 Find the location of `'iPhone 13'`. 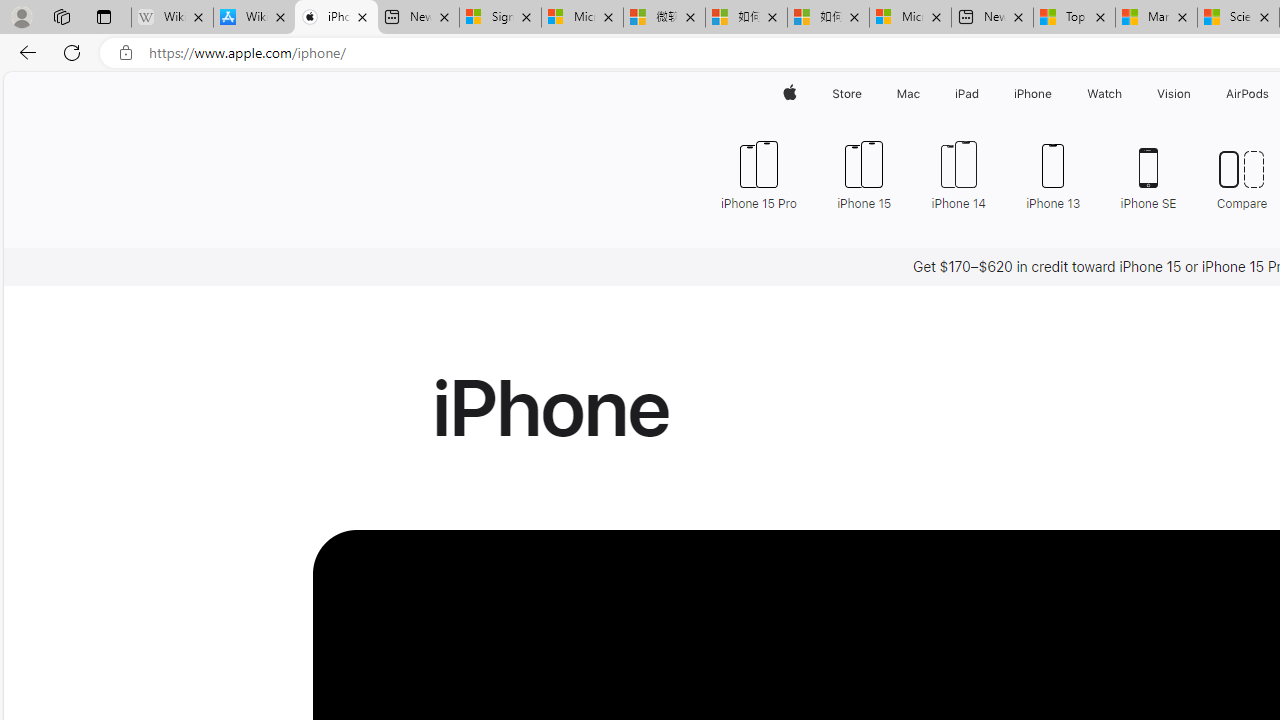

'iPhone 13' is located at coordinates (1053, 172).